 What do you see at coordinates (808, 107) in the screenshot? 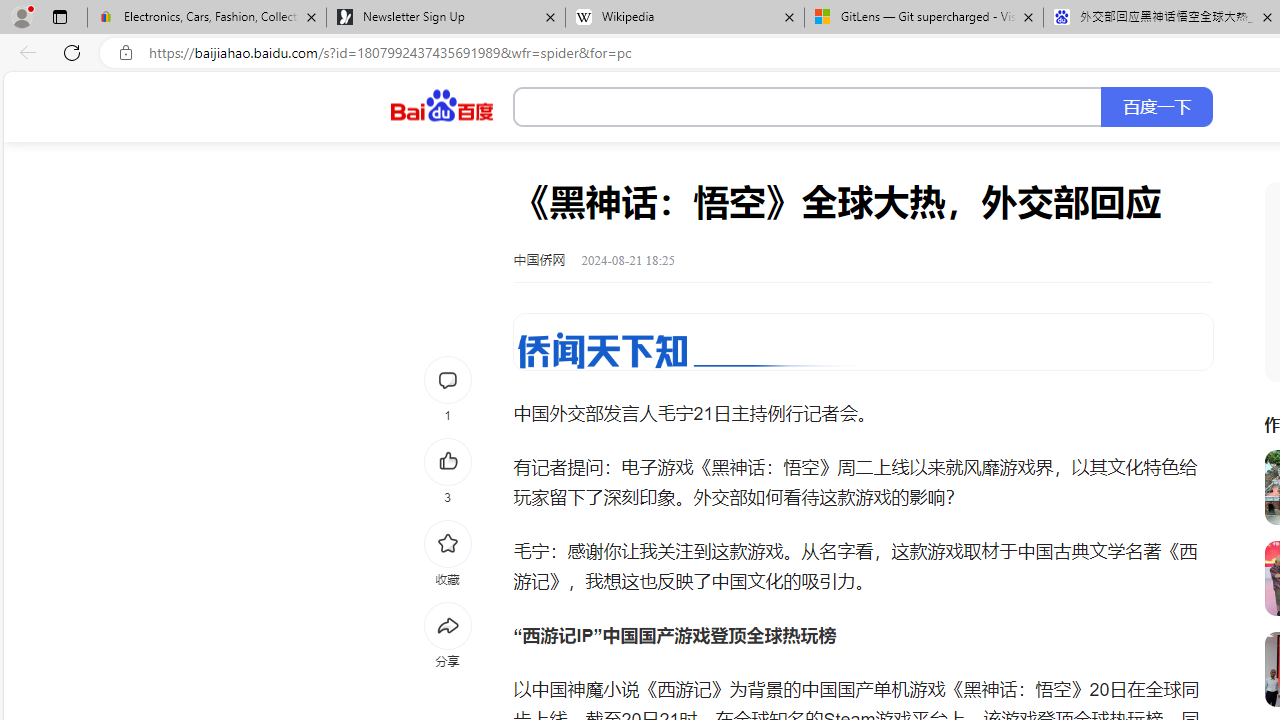
I see `'Class: _2C4fV'` at bounding box center [808, 107].